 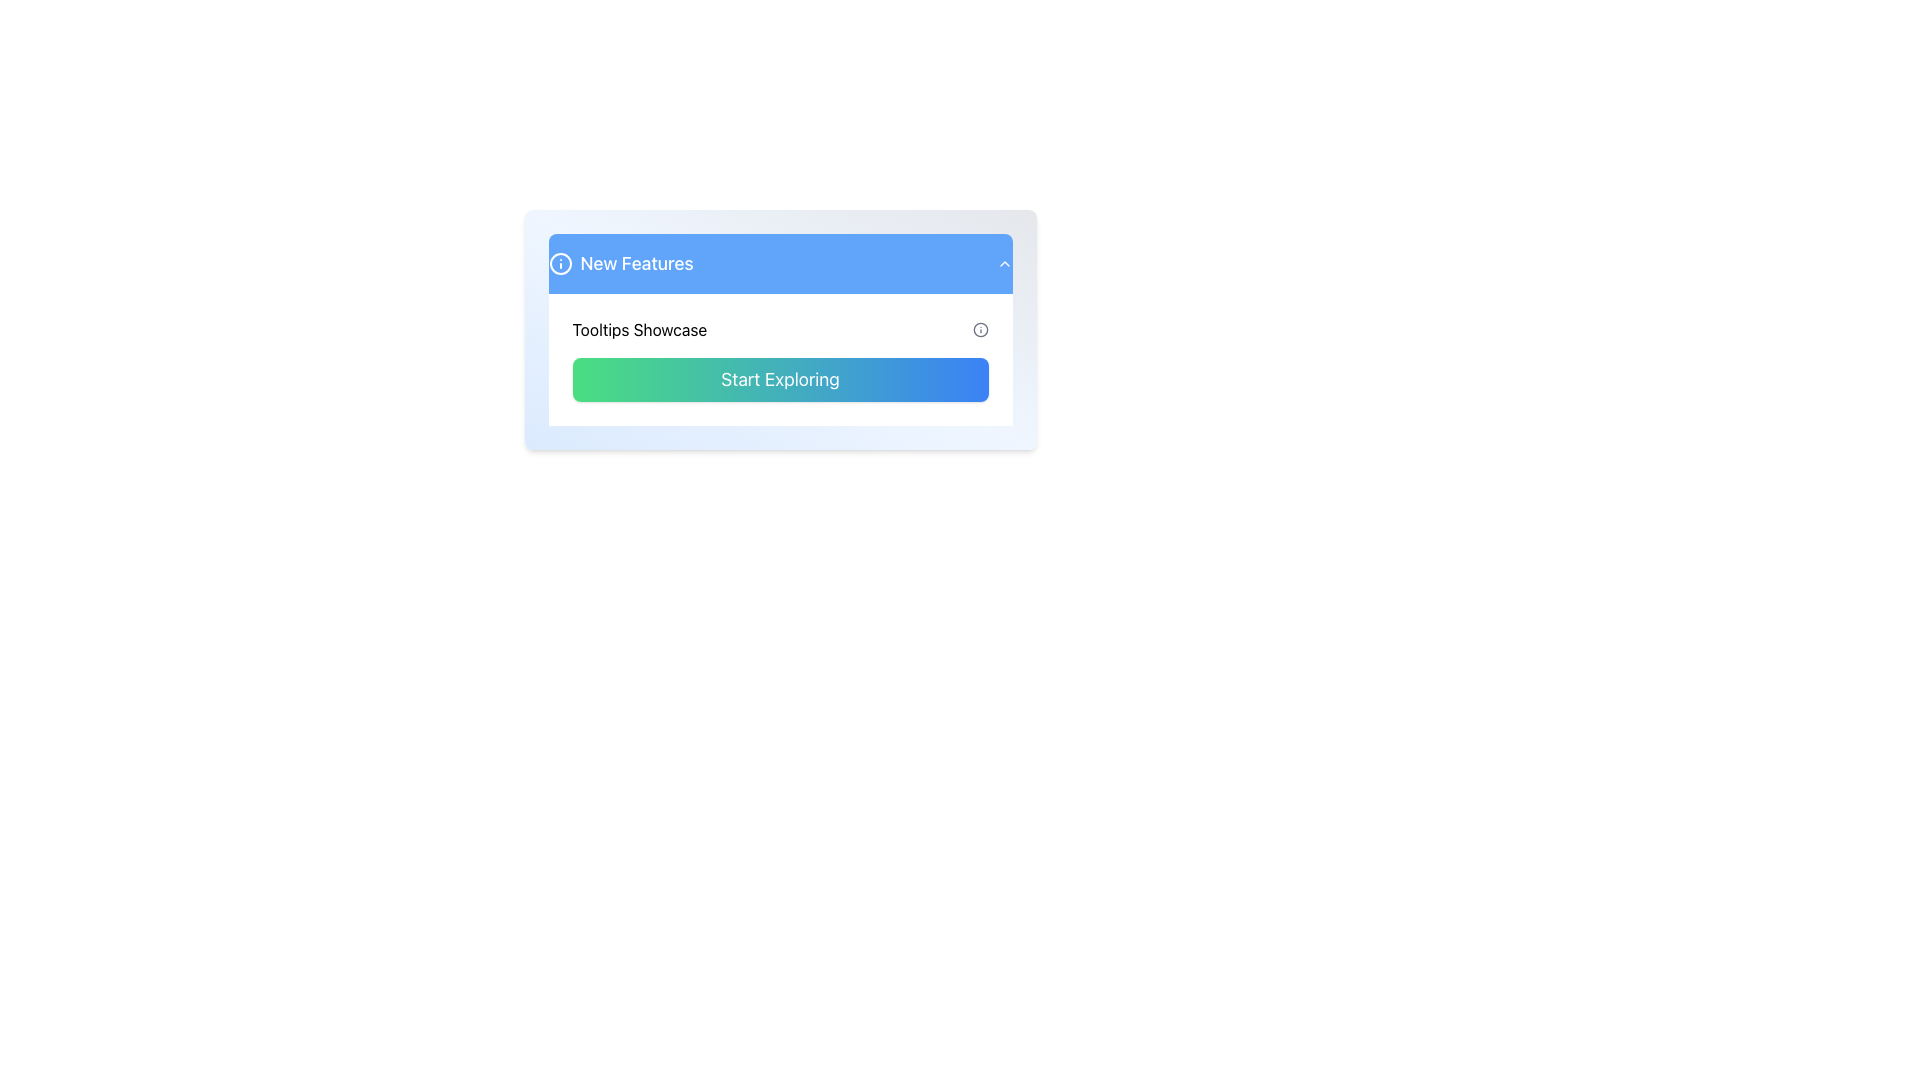 What do you see at coordinates (1004, 262) in the screenshot?
I see `the chevron icon located in the upper right corner of the 'New Features' header section` at bounding box center [1004, 262].